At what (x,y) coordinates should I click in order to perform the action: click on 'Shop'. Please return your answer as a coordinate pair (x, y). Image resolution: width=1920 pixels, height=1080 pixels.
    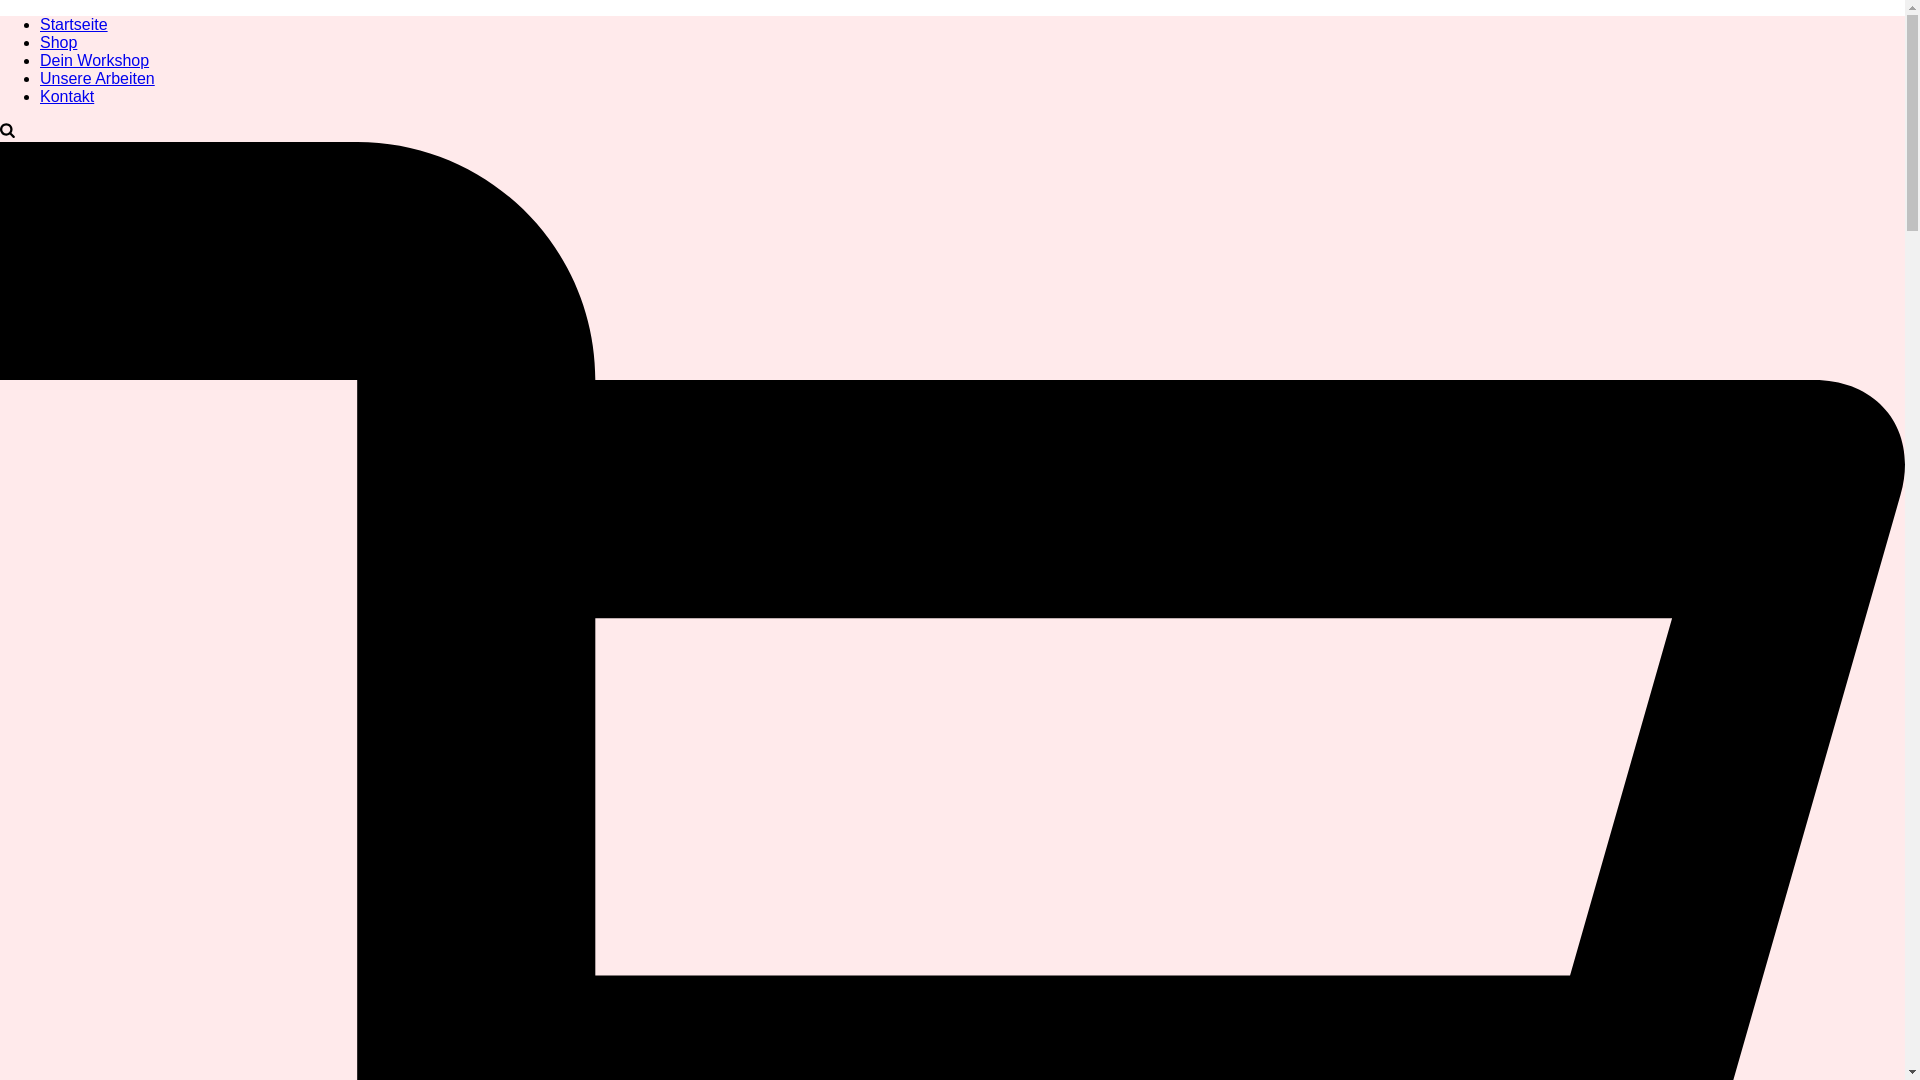
    Looking at the image, I should click on (58, 42).